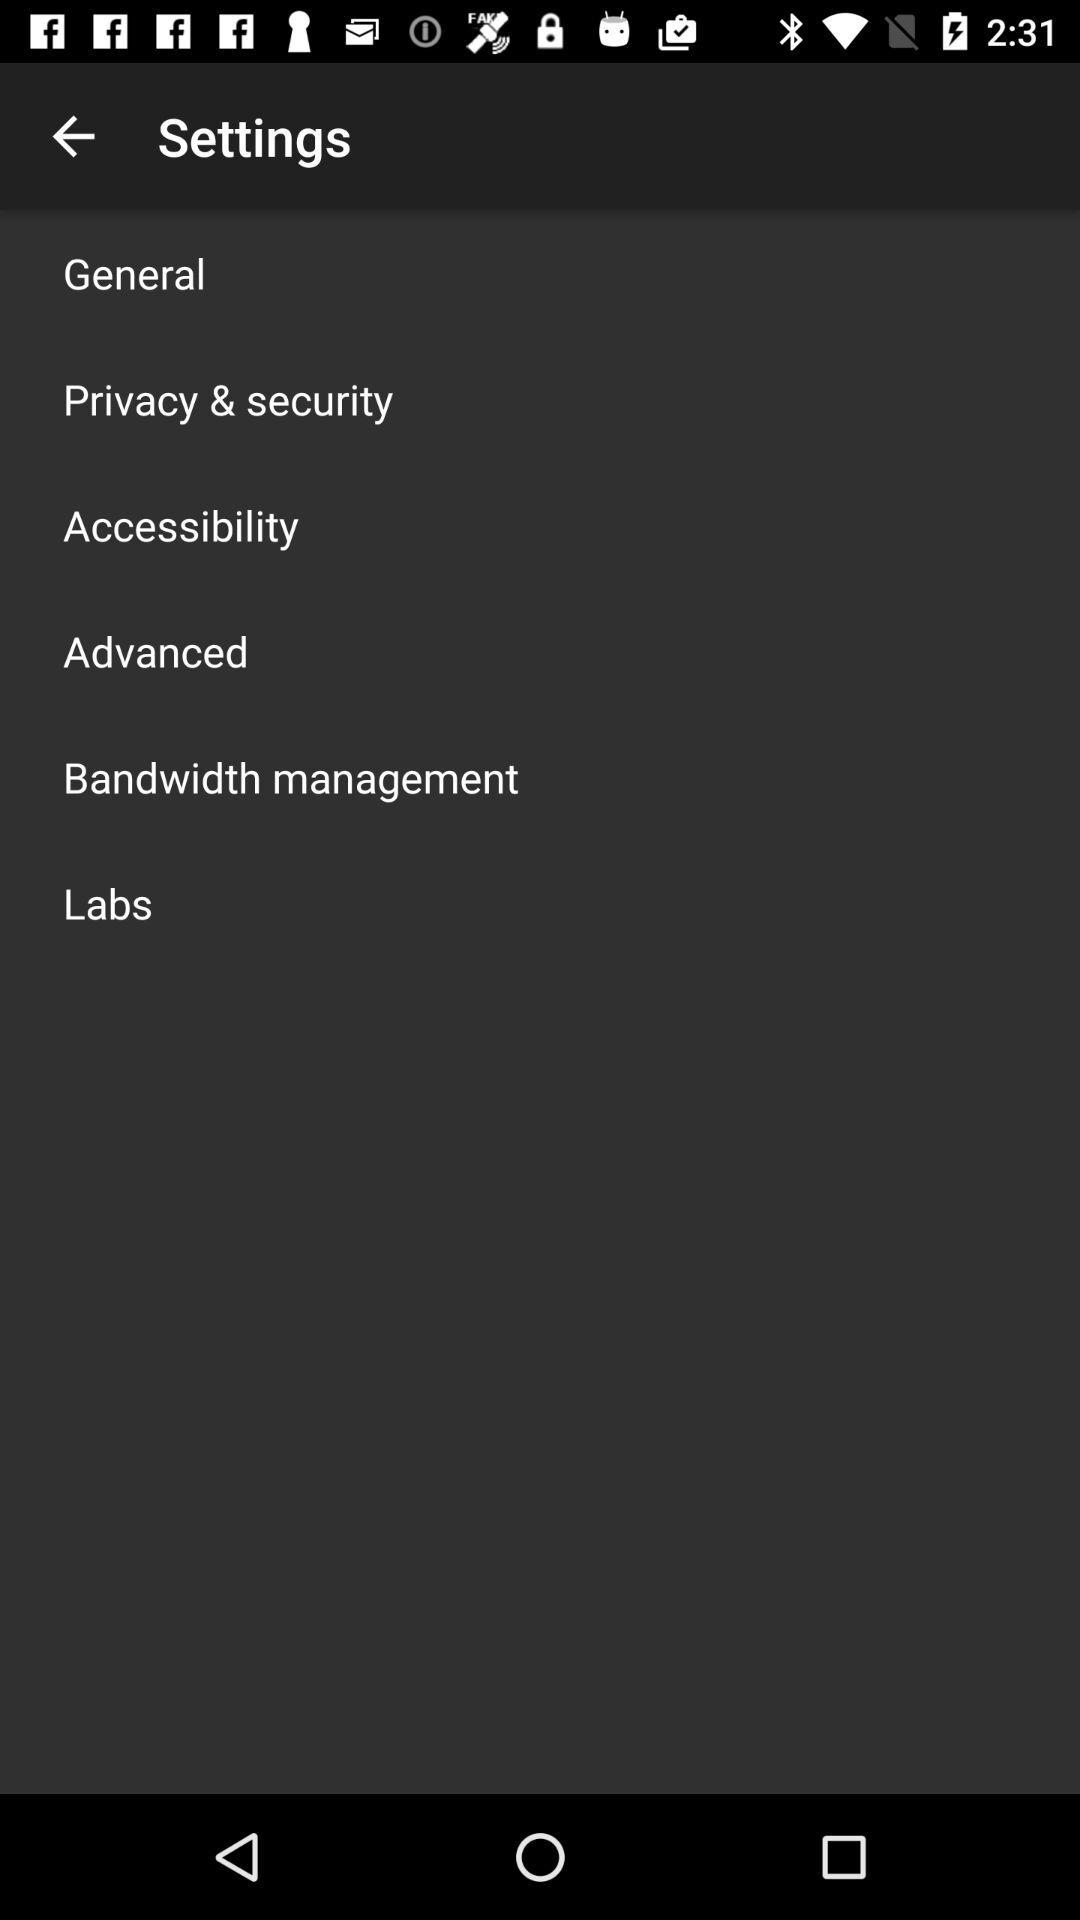  I want to click on the app above the general icon, so click(72, 135).